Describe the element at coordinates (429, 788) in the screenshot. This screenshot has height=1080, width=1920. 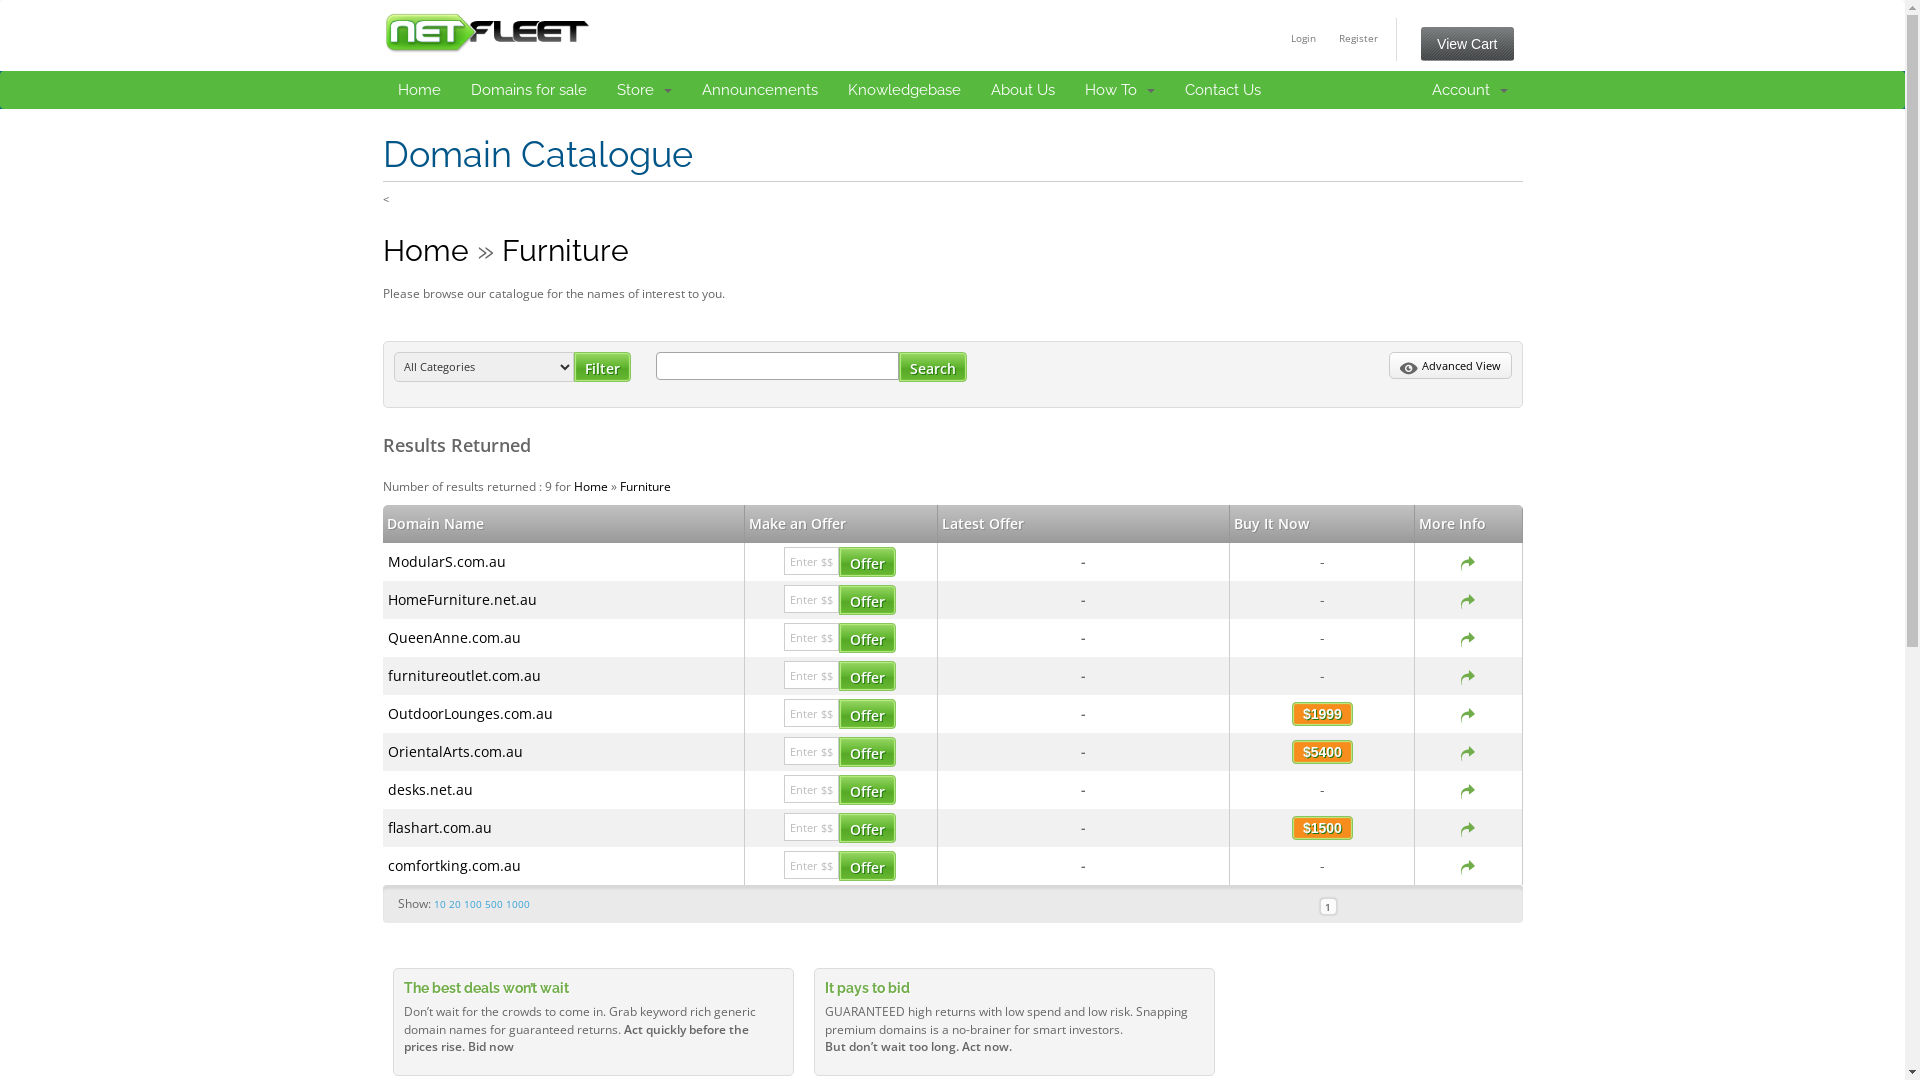
I see `'desks.net.au'` at that location.